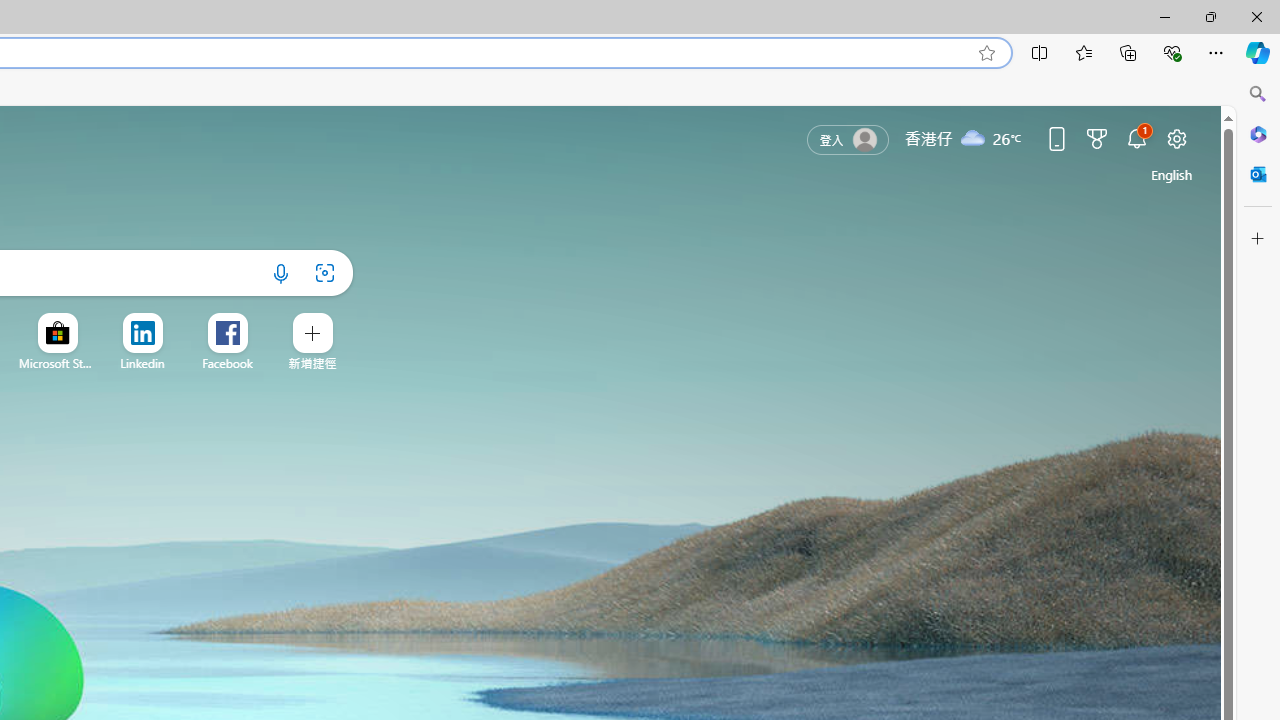 The image size is (1280, 720). Describe the element at coordinates (57, 363) in the screenshot. I see `'Microsoft Store'` at that location.